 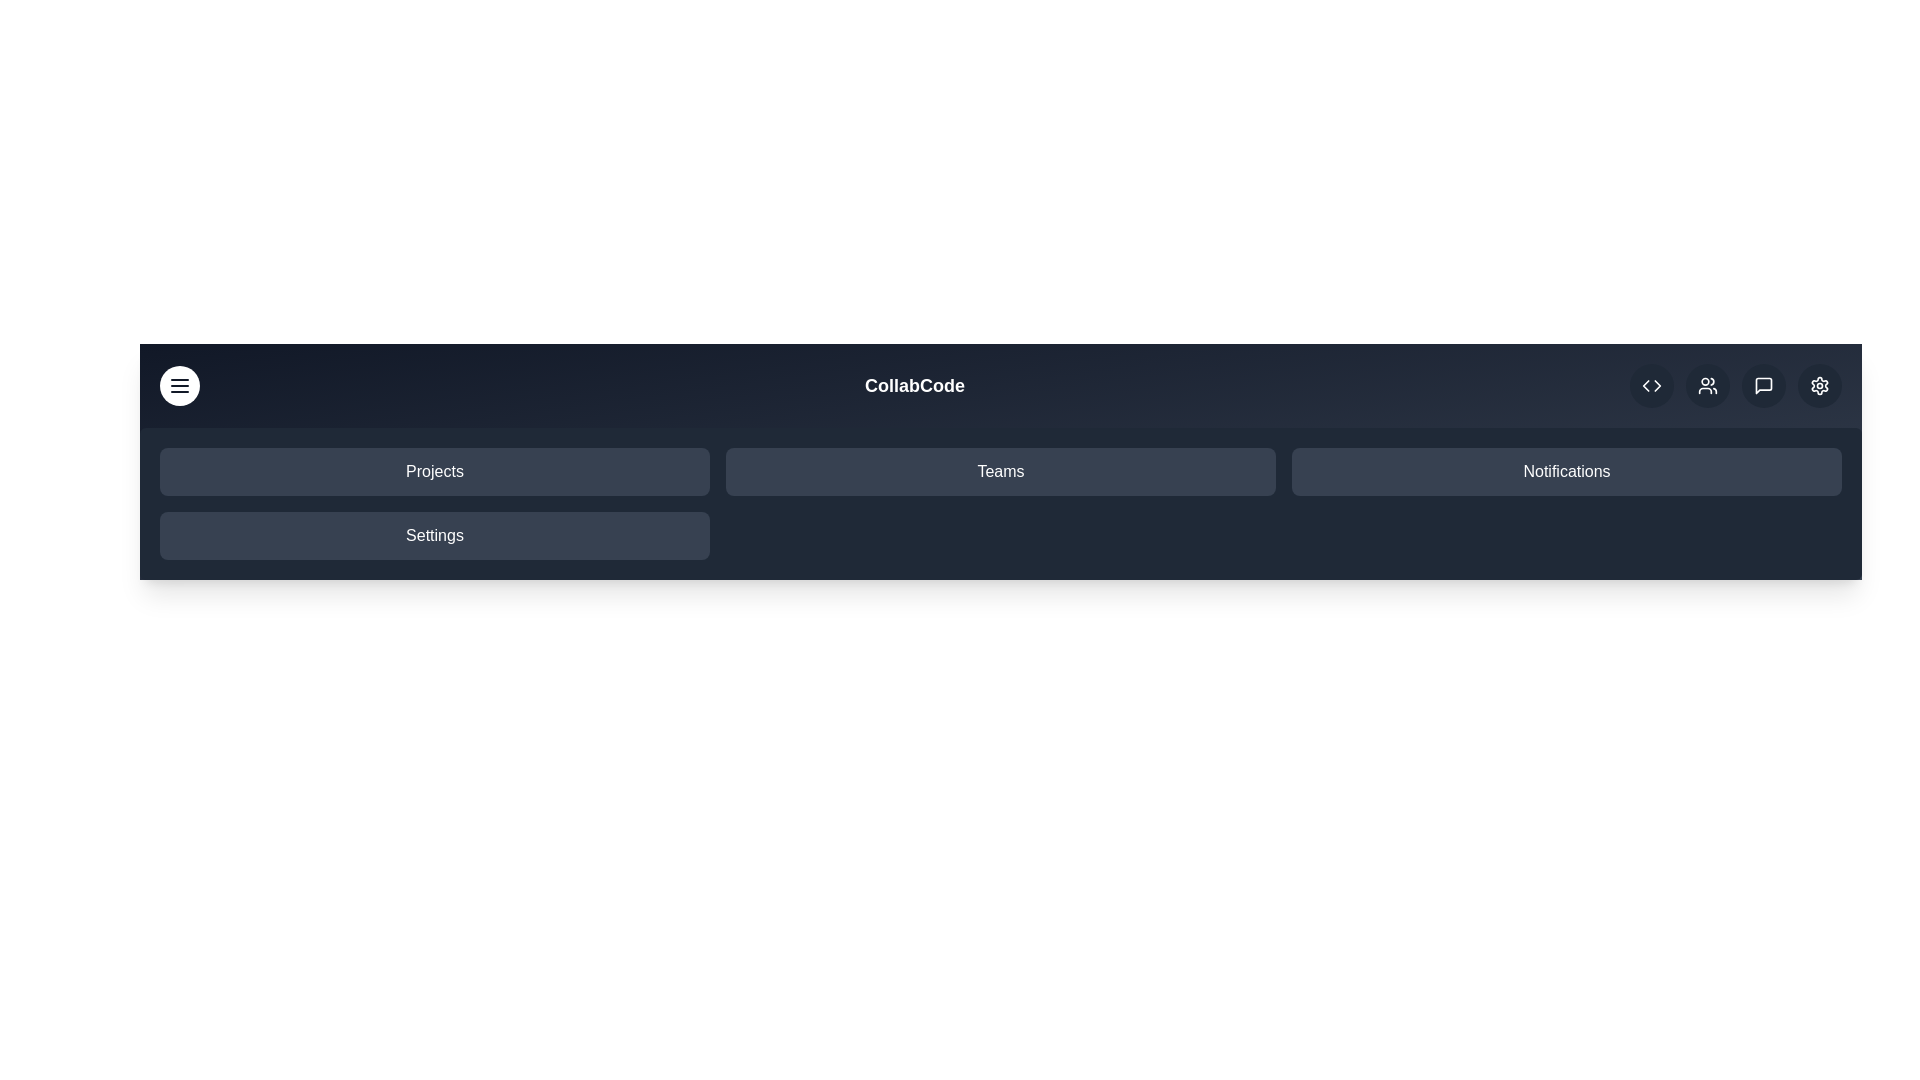 What do you see at coordinates (1001, 471) in the screenshot?
I see `the navigation item 'Teams'` at bounding box center [1001, 471].